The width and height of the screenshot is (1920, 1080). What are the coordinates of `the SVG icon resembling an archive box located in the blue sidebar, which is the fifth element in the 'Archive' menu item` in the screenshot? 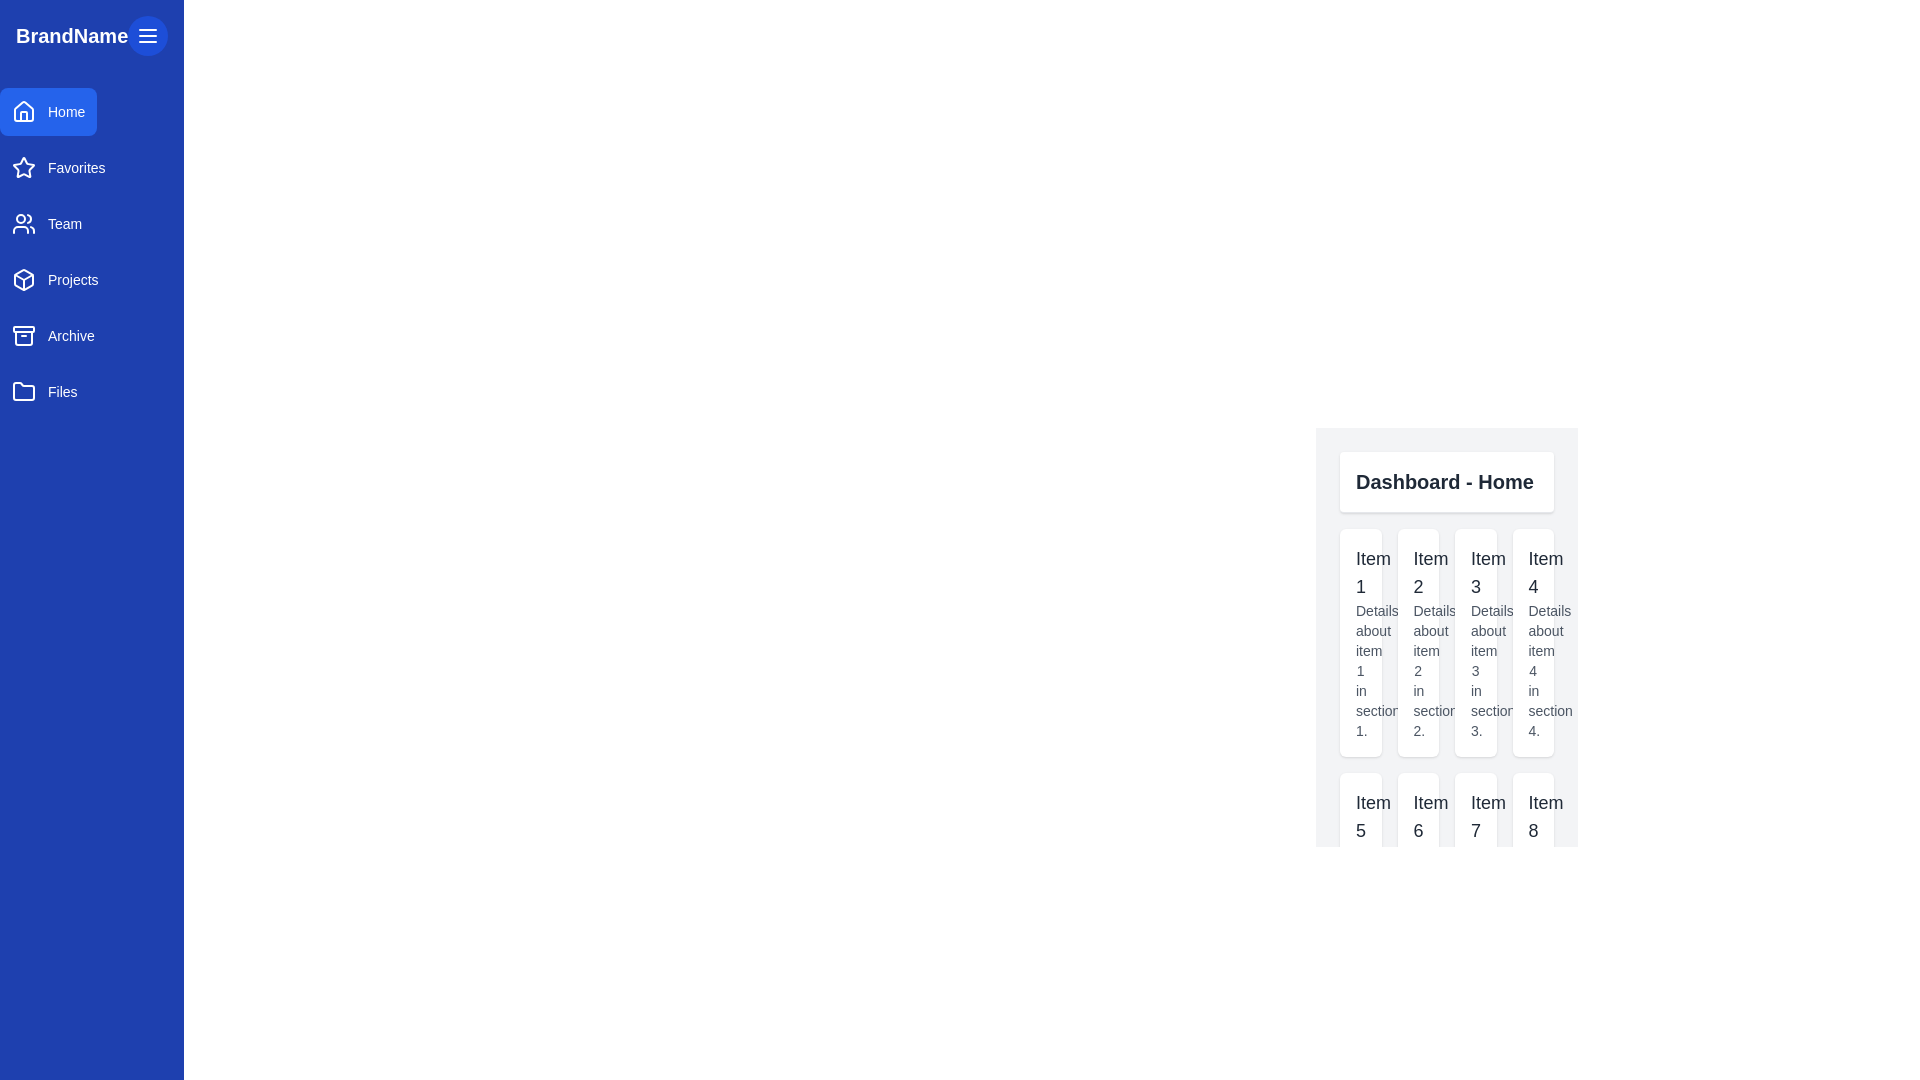 It's located at (24, 334).